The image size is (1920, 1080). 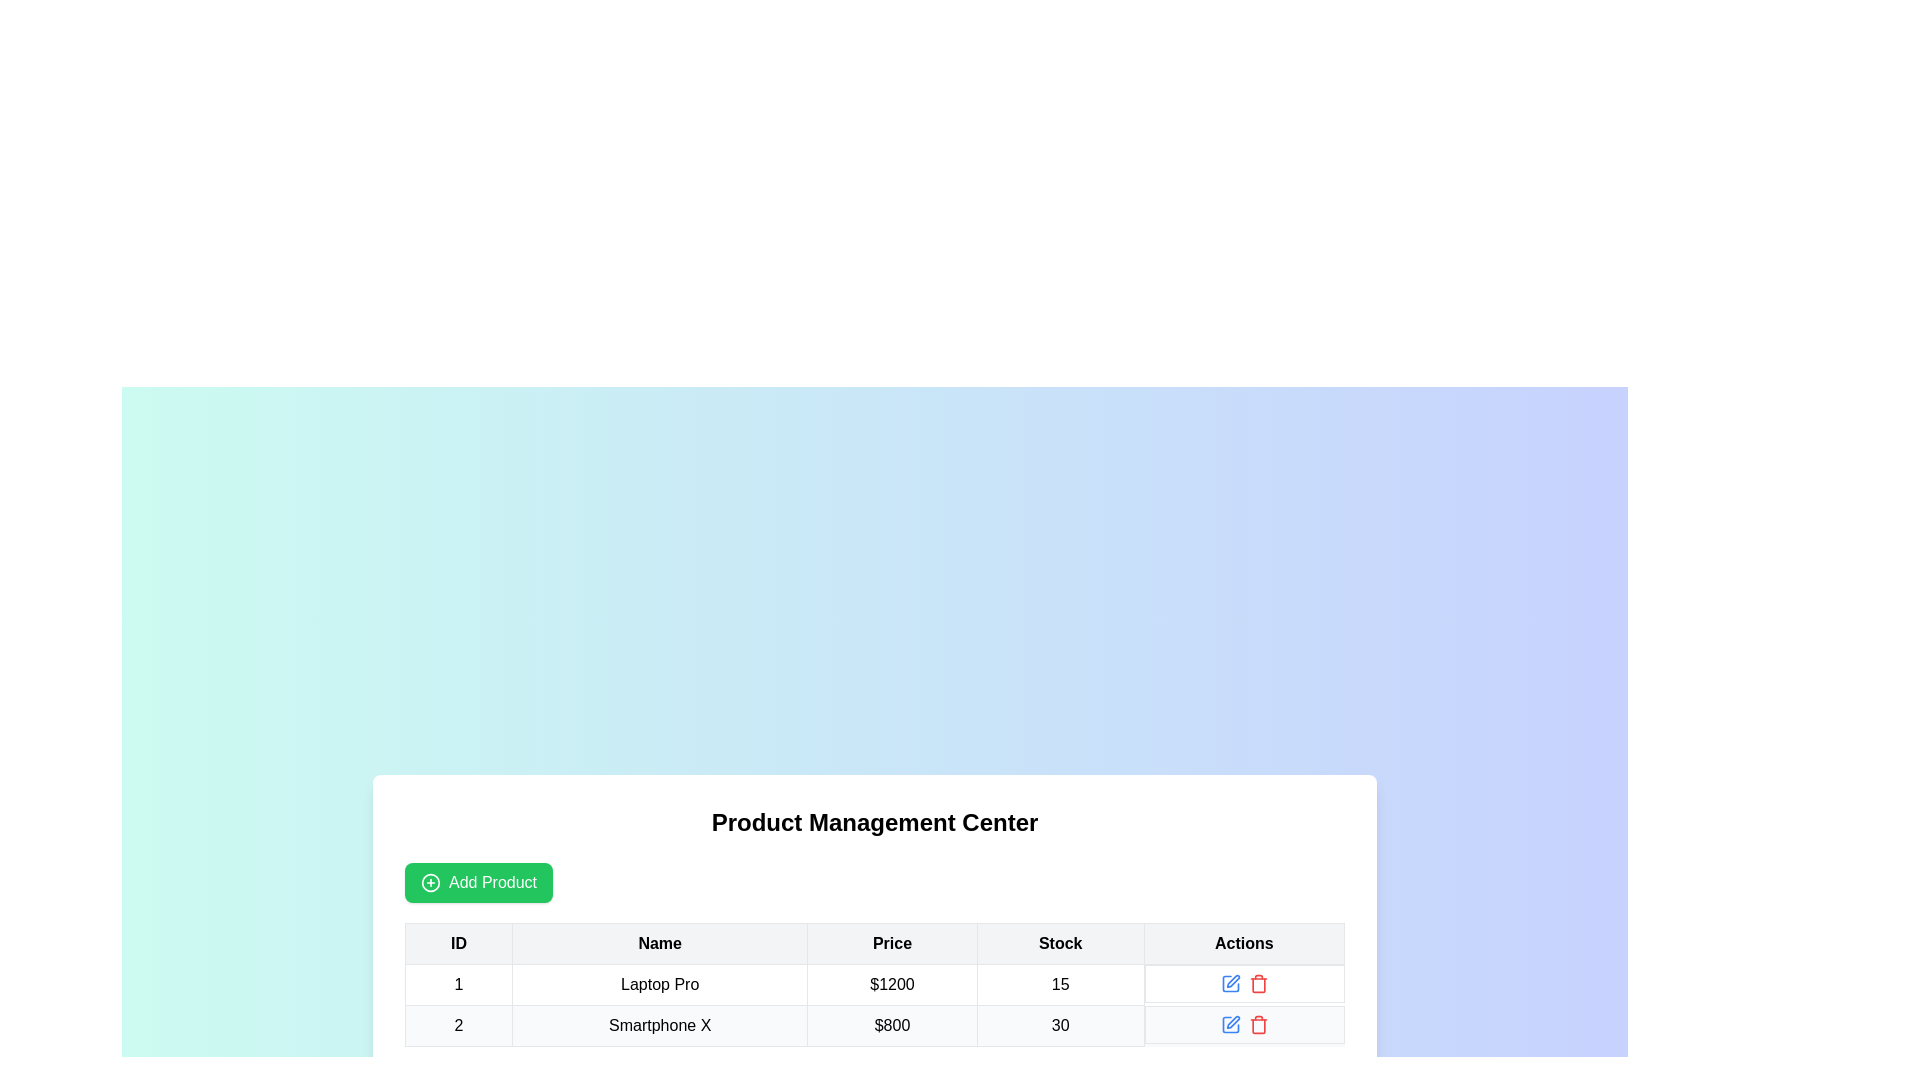 I want to click on the text label that serves as the title for the product management section, located above the 'Add Product' button, so click(x=874, y=822).